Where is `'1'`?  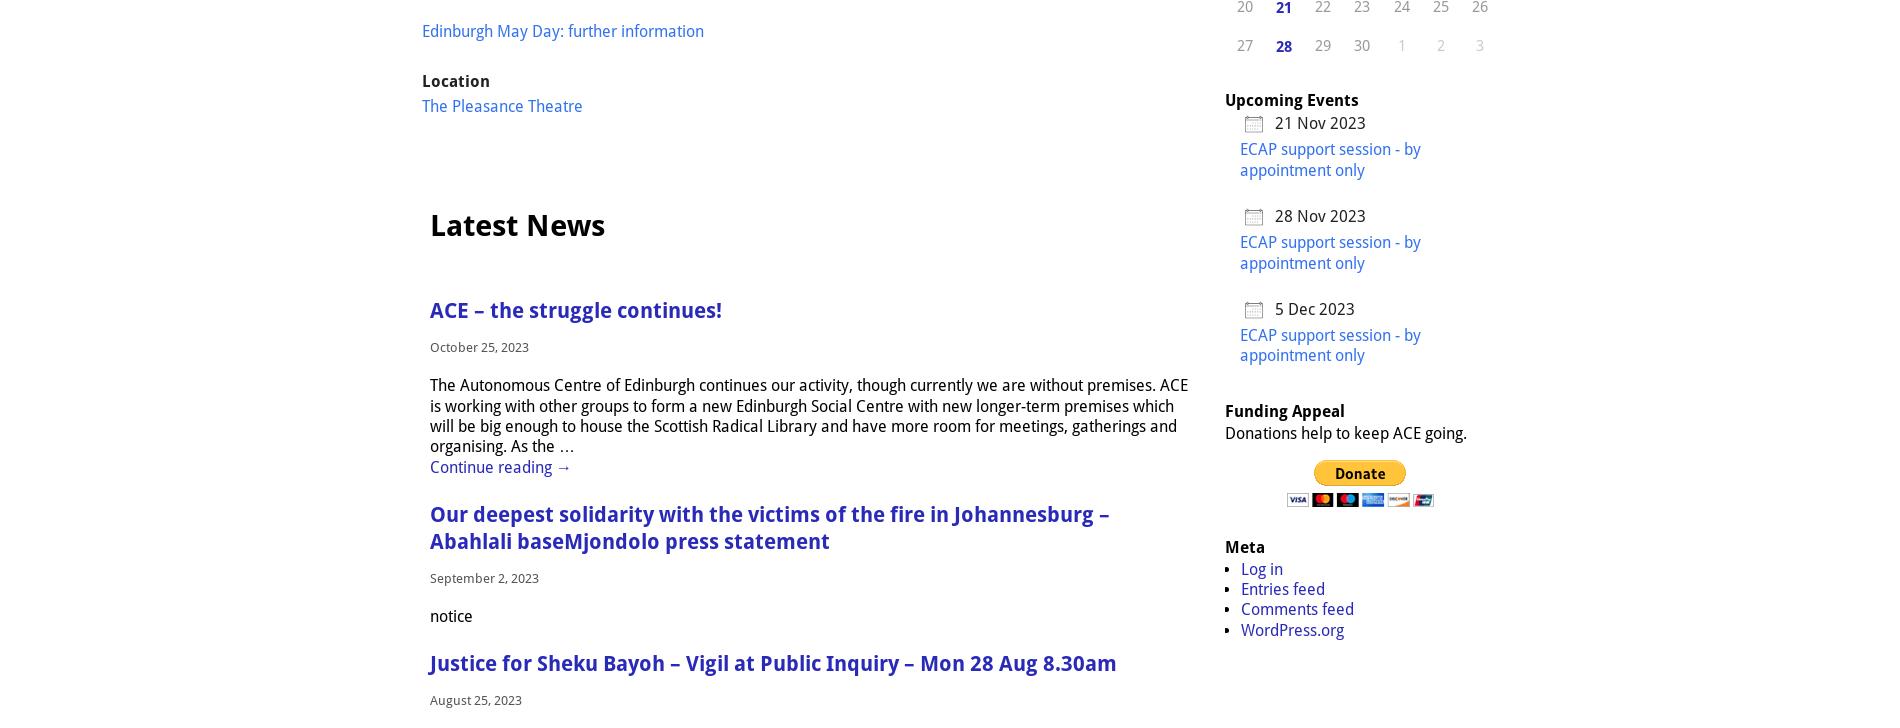
'1' is located at coordinates (1400, 44).